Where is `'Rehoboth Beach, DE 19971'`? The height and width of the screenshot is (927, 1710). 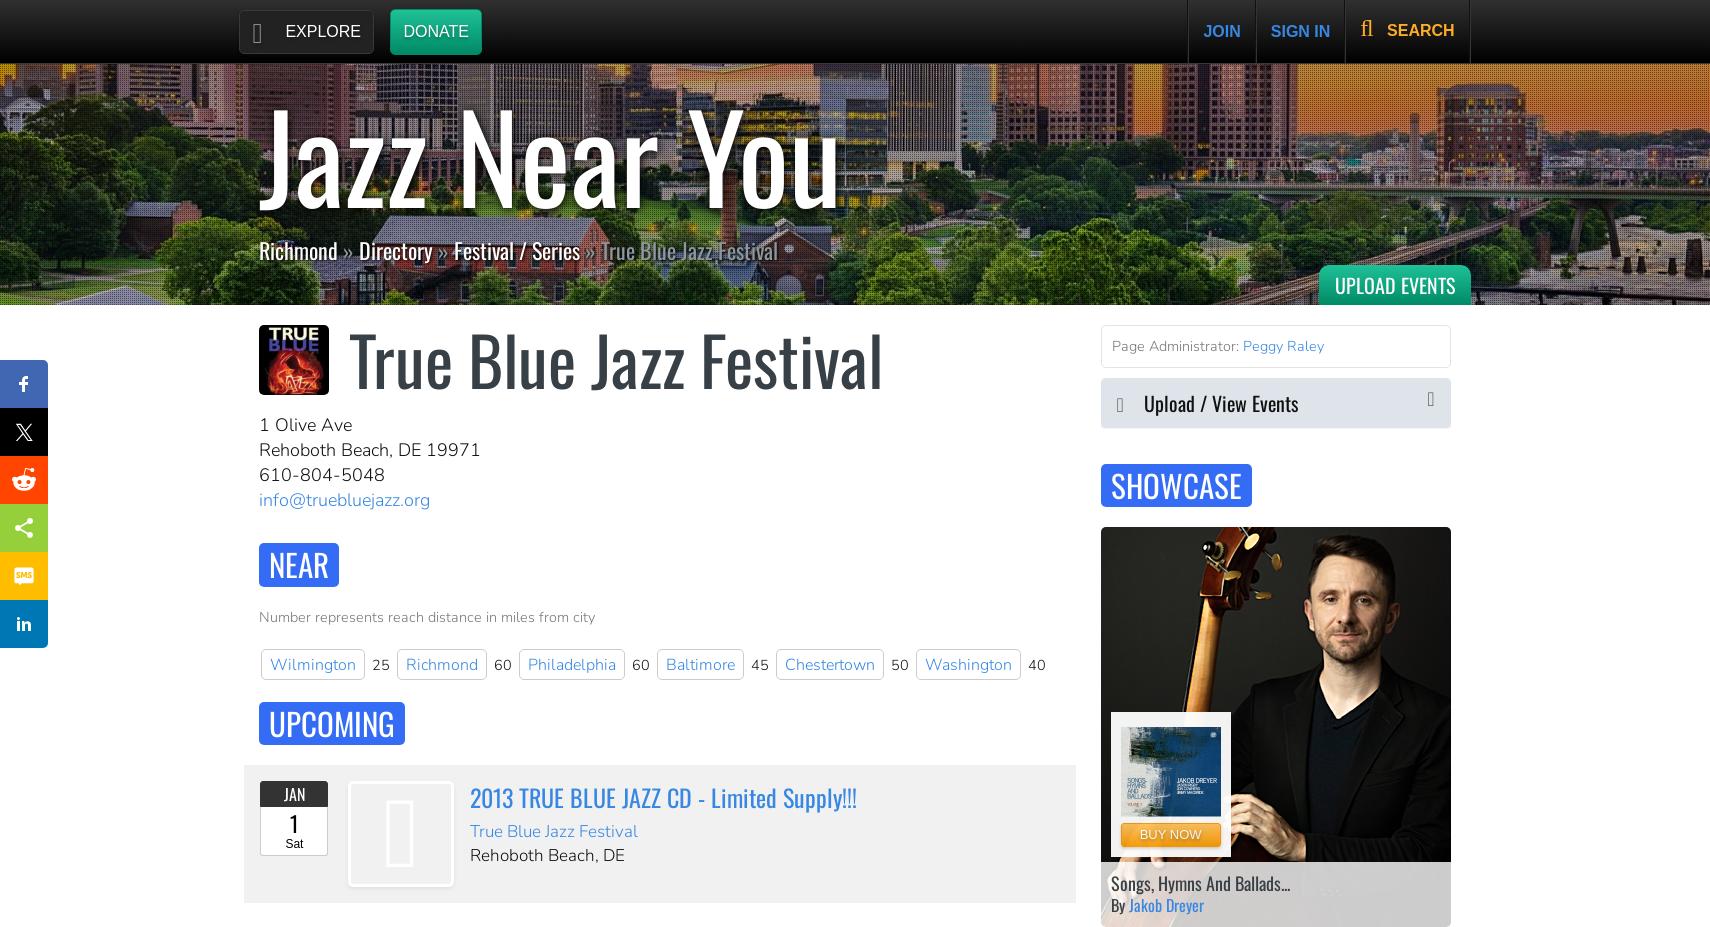 'Rehoboth Beach, DE 19971' is located at coordinates (369, 448).